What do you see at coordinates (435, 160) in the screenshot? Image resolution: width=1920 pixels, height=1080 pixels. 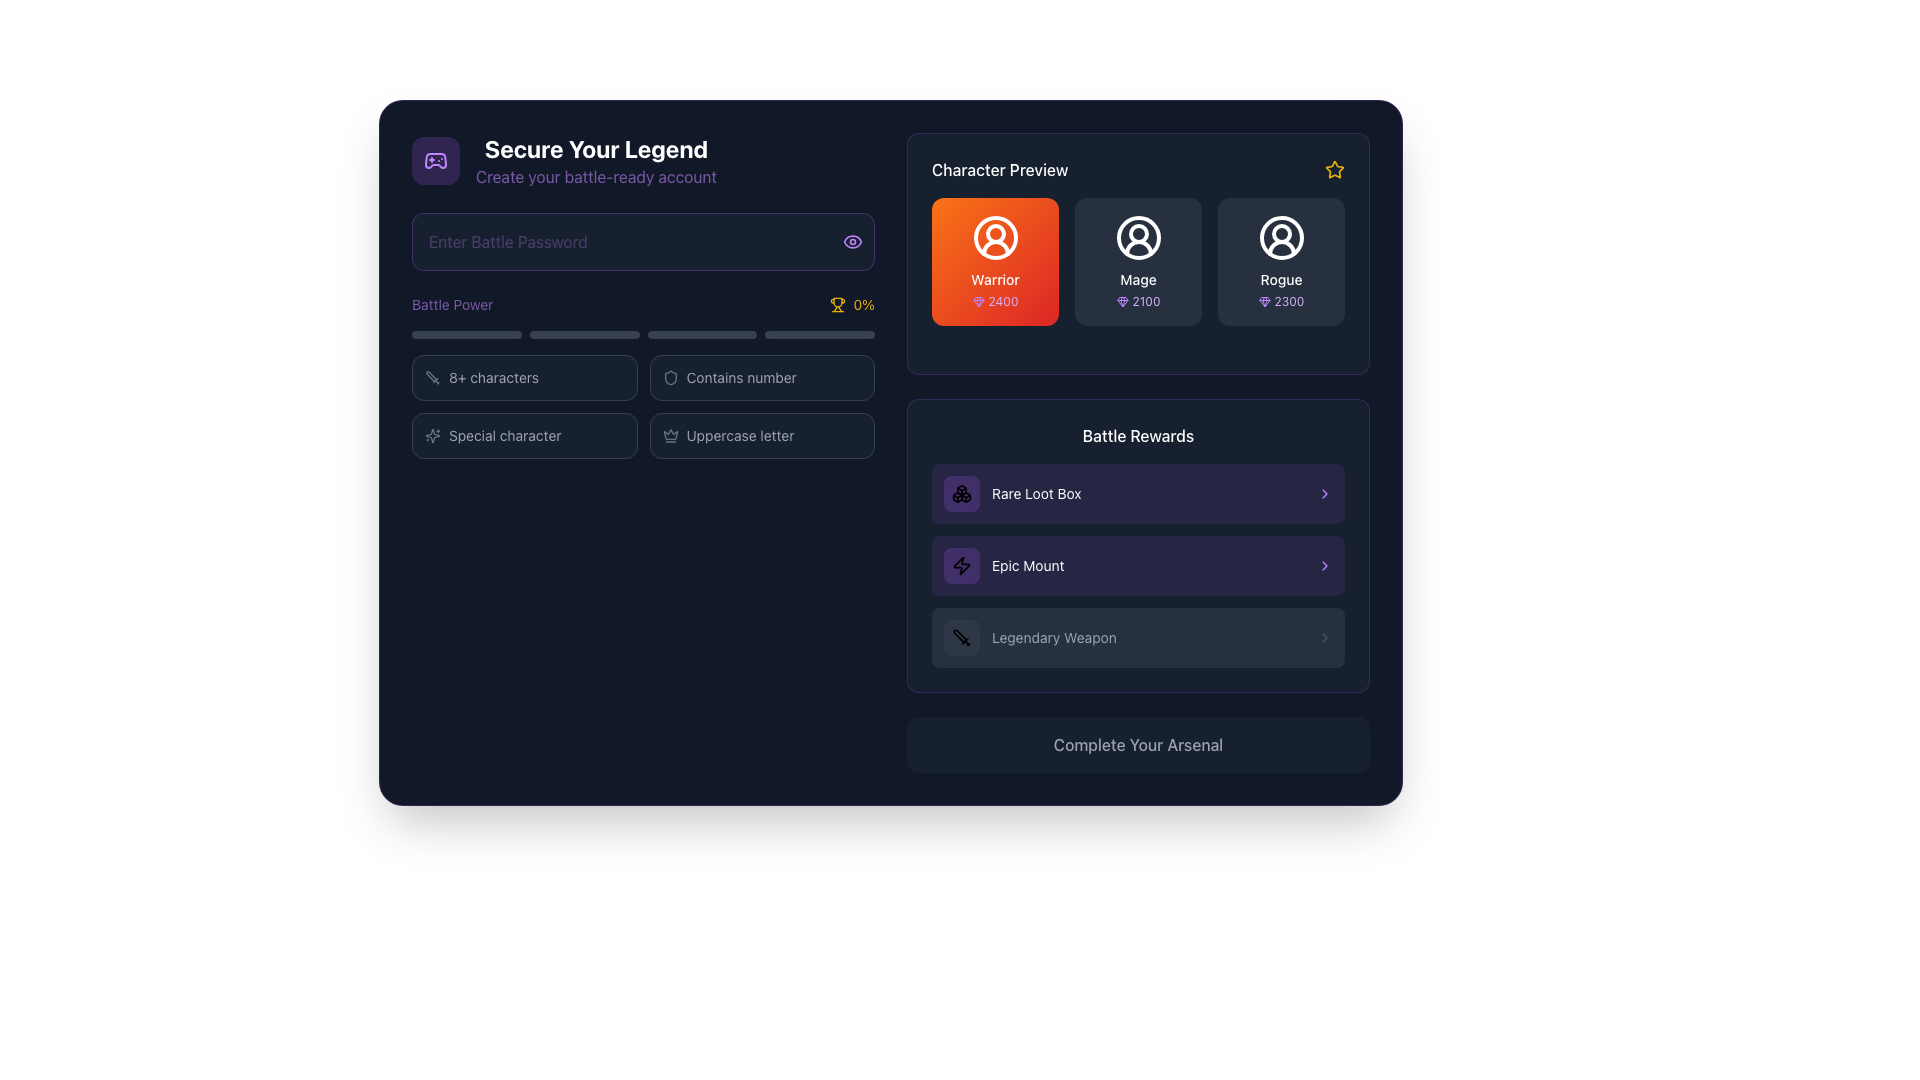 I see `the purple gamepad-like icon located in the 'Secure Your Legend' section, which features a cross-shaped directional pad and a circular button` at bounding box center [435, 160].